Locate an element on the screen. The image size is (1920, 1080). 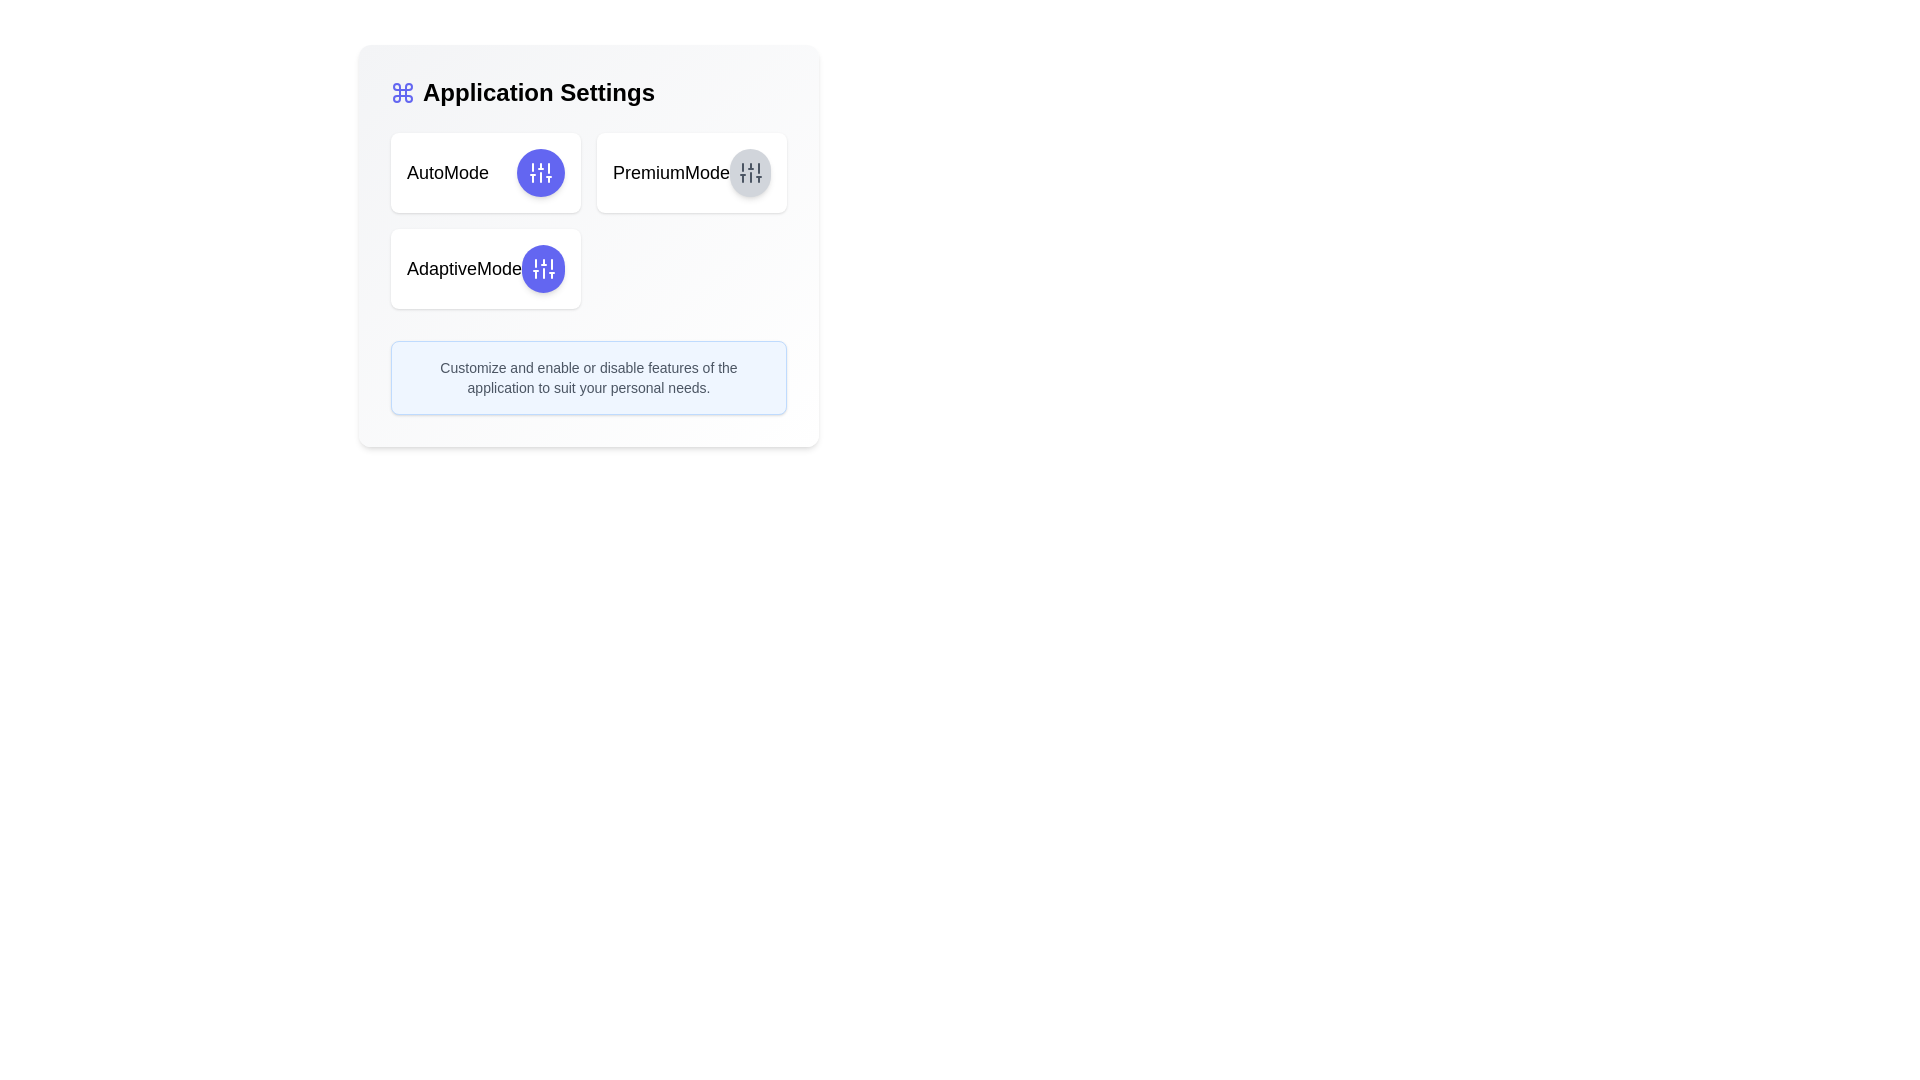
the decorative icon located at the top-left corner of the 'Application Settings' panel, which is positioned before the heading text is located at coordinates (402, 92).